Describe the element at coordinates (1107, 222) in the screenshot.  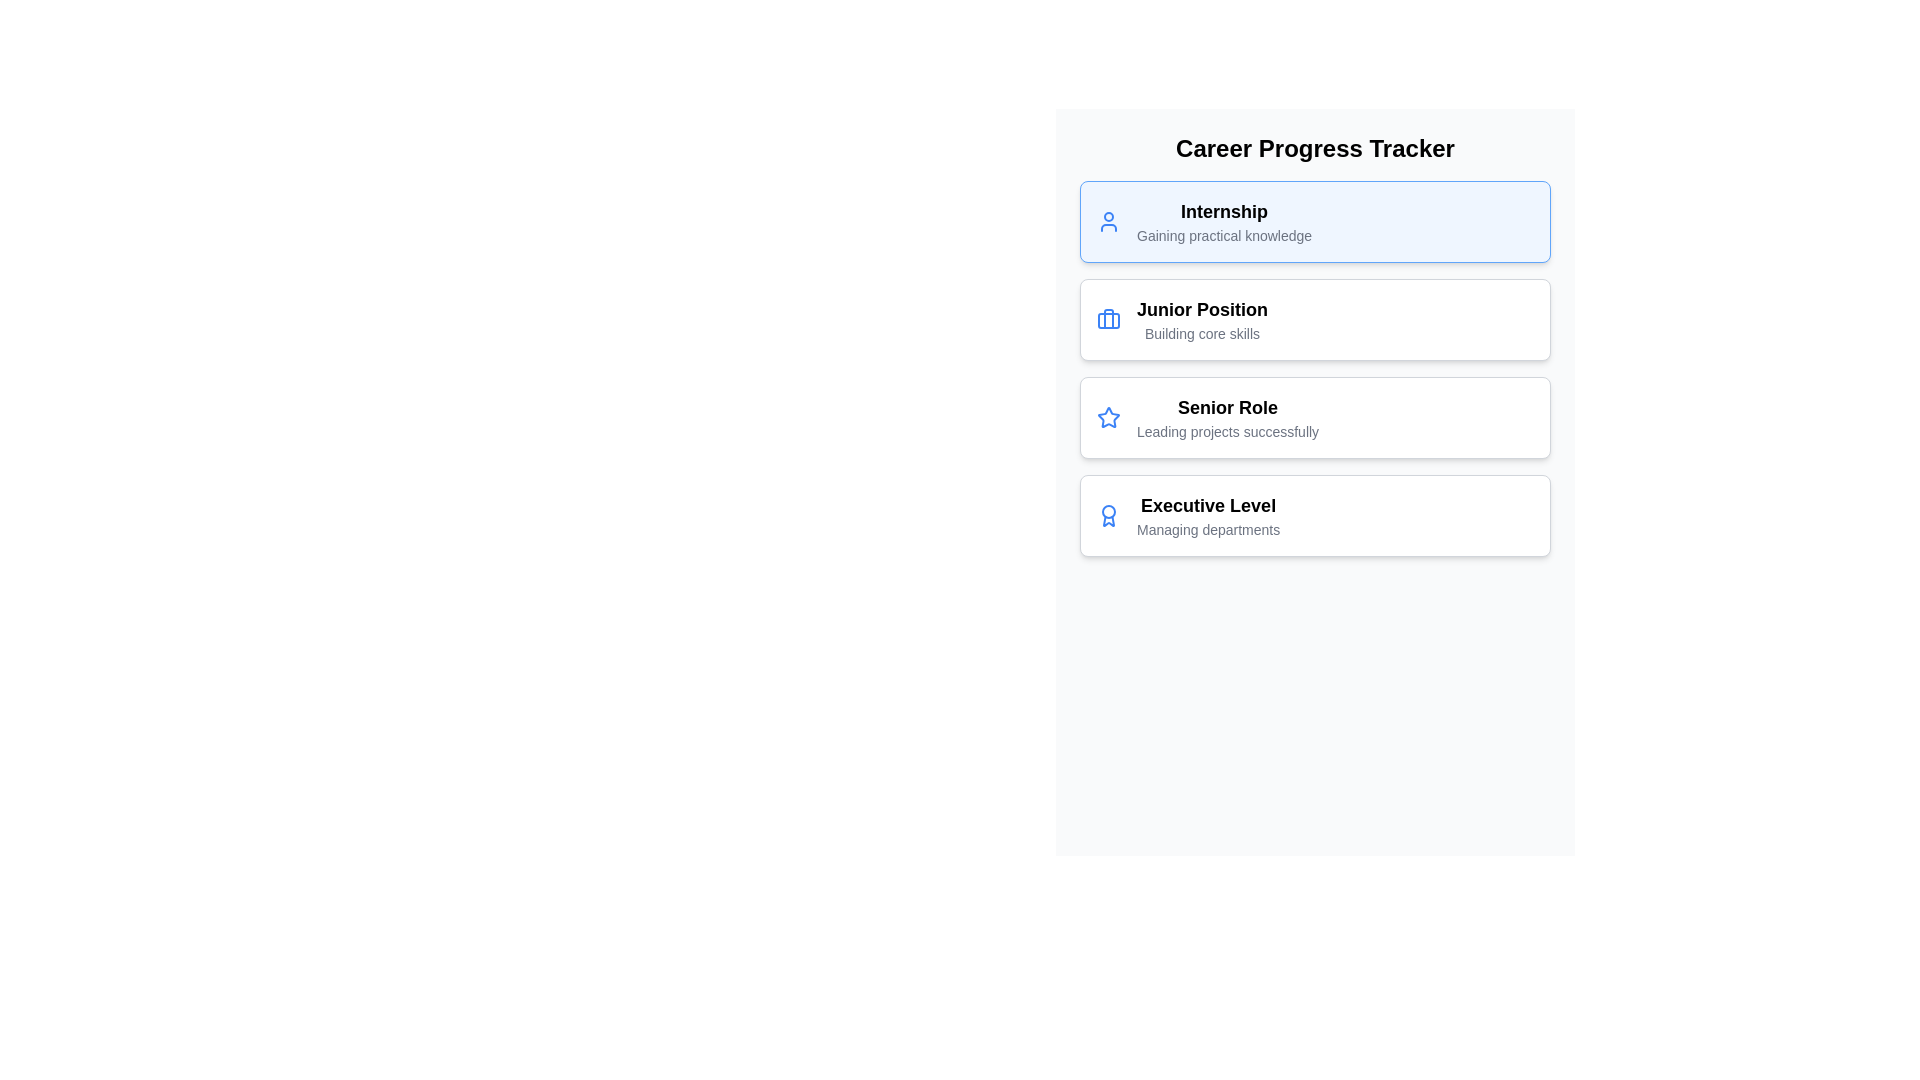
I see `the user profile SVG icon with a blue stroke, located to the left of the text 'Internship' in the Career Progress Tracker` at that location.